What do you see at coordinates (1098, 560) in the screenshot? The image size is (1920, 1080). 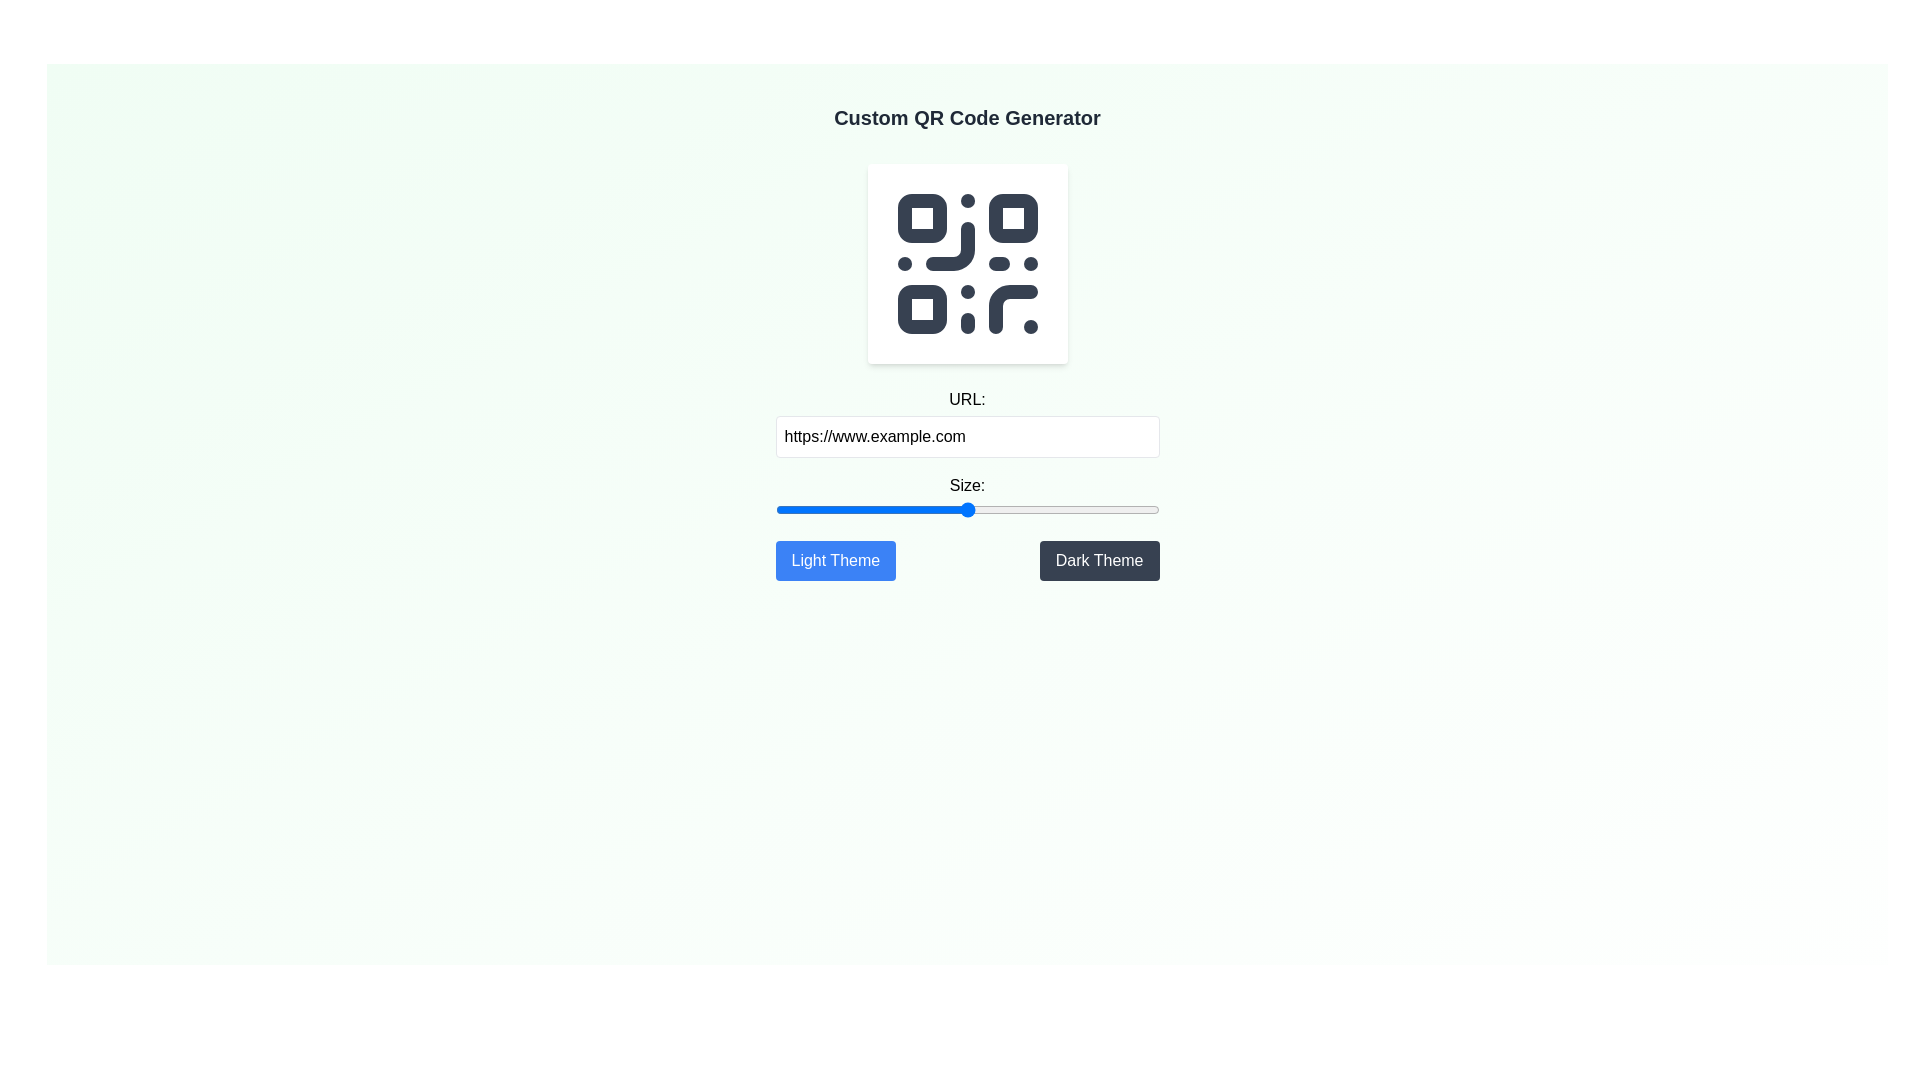 I see `the 'Dark Theme' button, a rectangular button with white text on a dark background` at bounding box center [1098, 560].